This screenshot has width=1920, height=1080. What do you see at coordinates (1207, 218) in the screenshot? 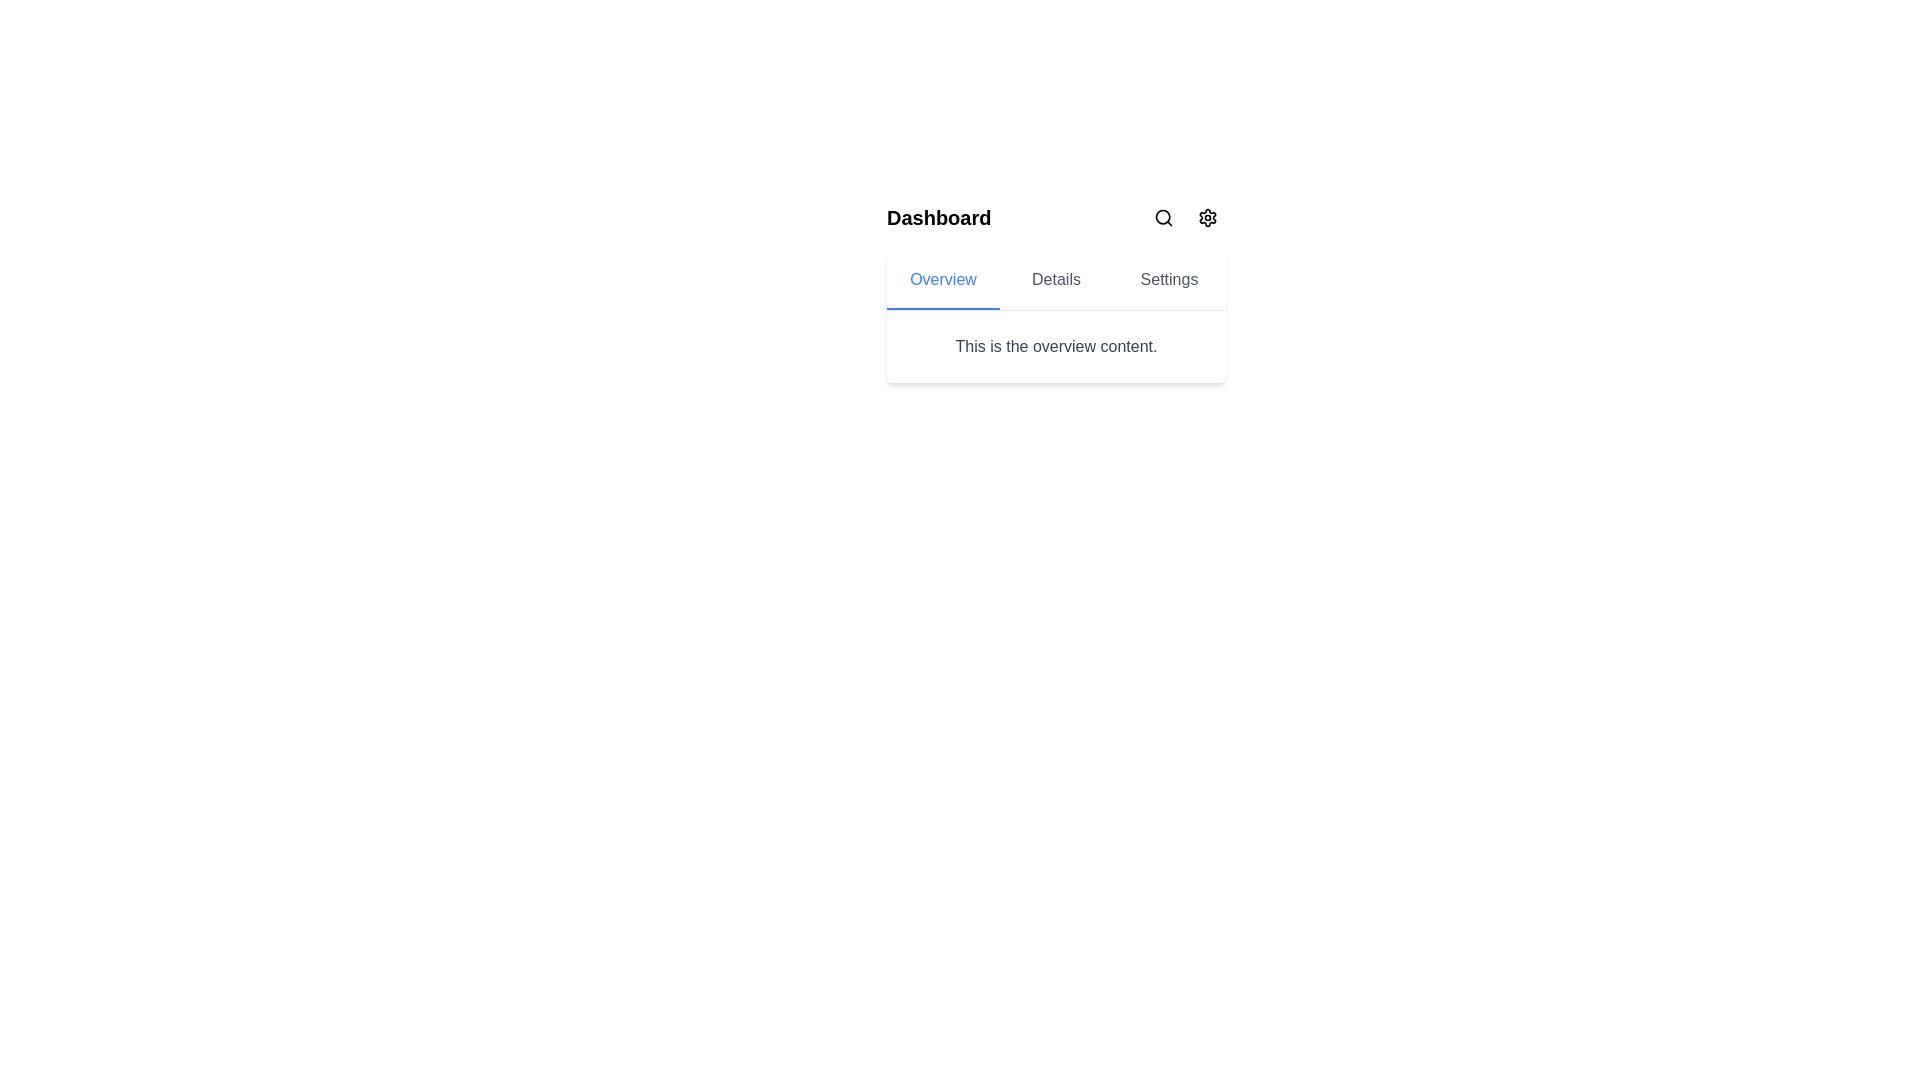
I see `the settings button located in the top right area of the interface` at bounding box center [1207, 218].